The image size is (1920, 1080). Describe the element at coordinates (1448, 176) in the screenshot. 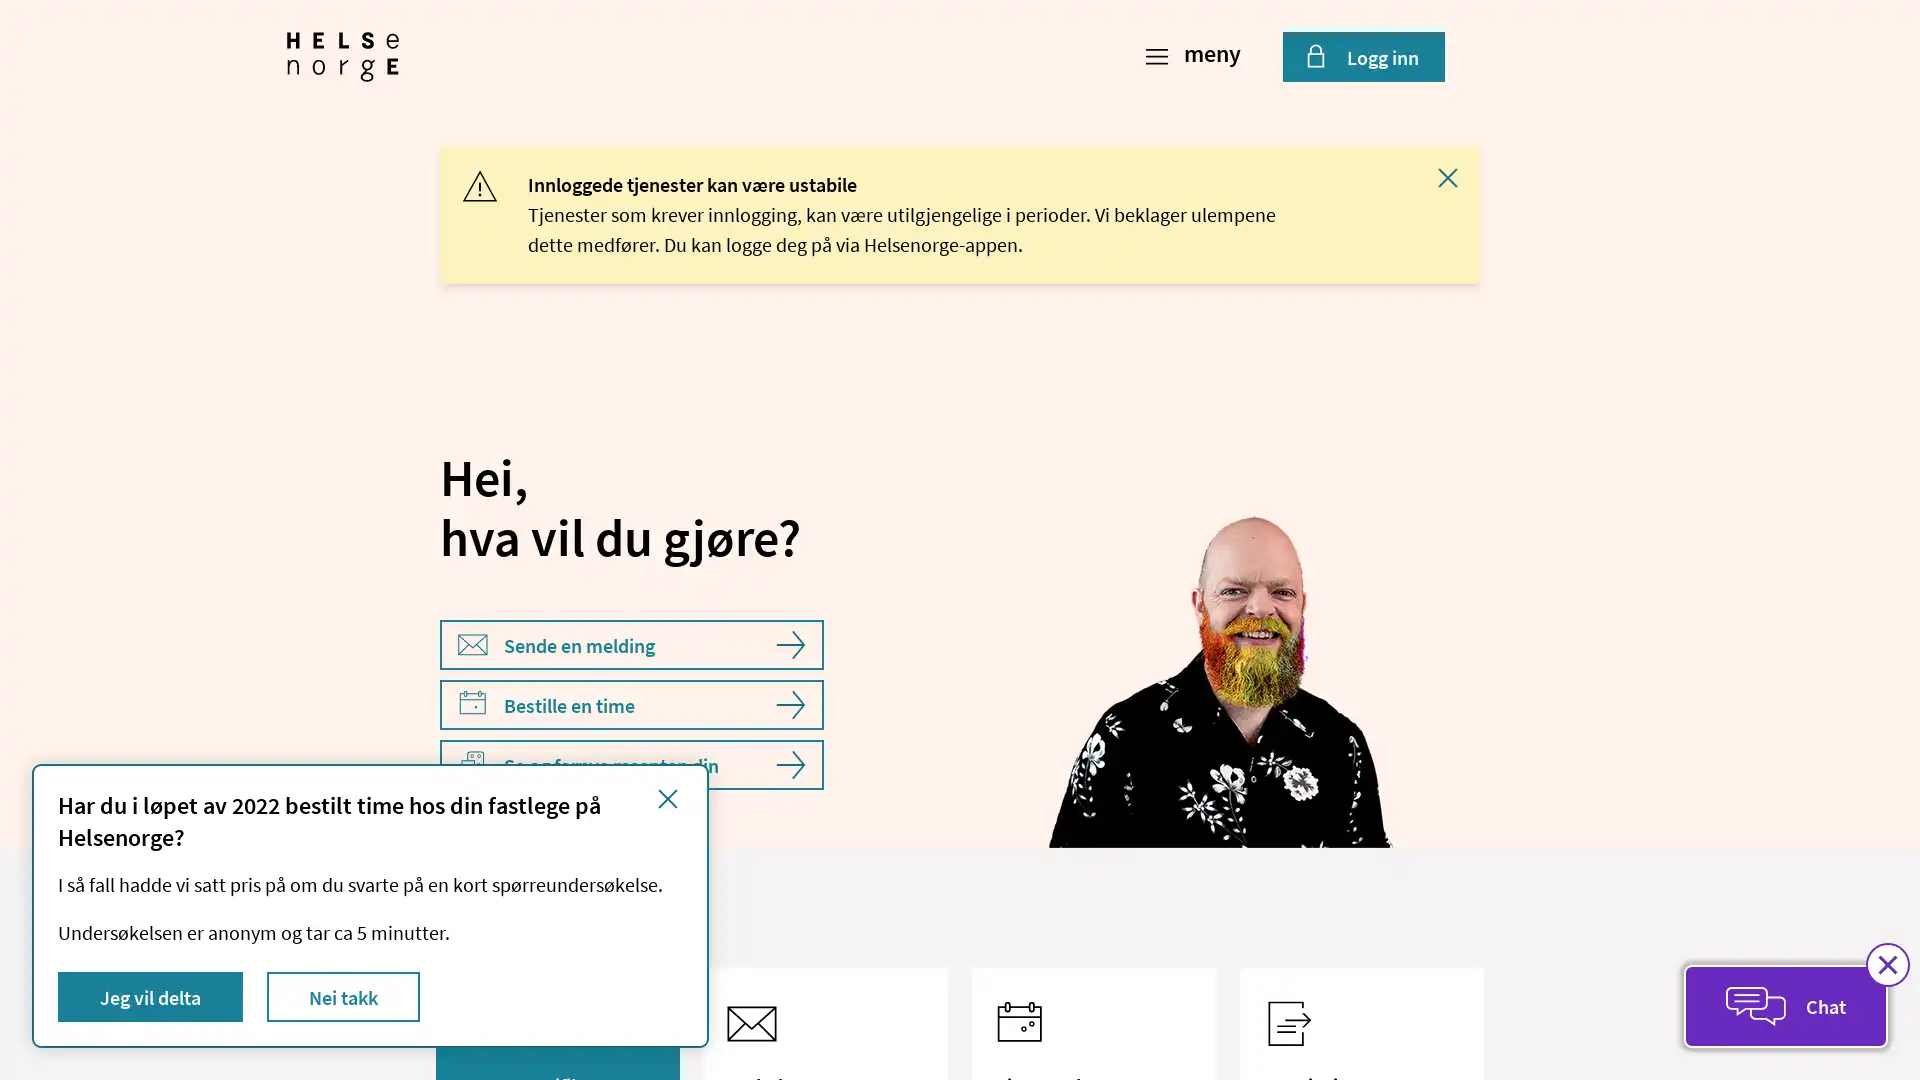

I see `Lukk` at that location.